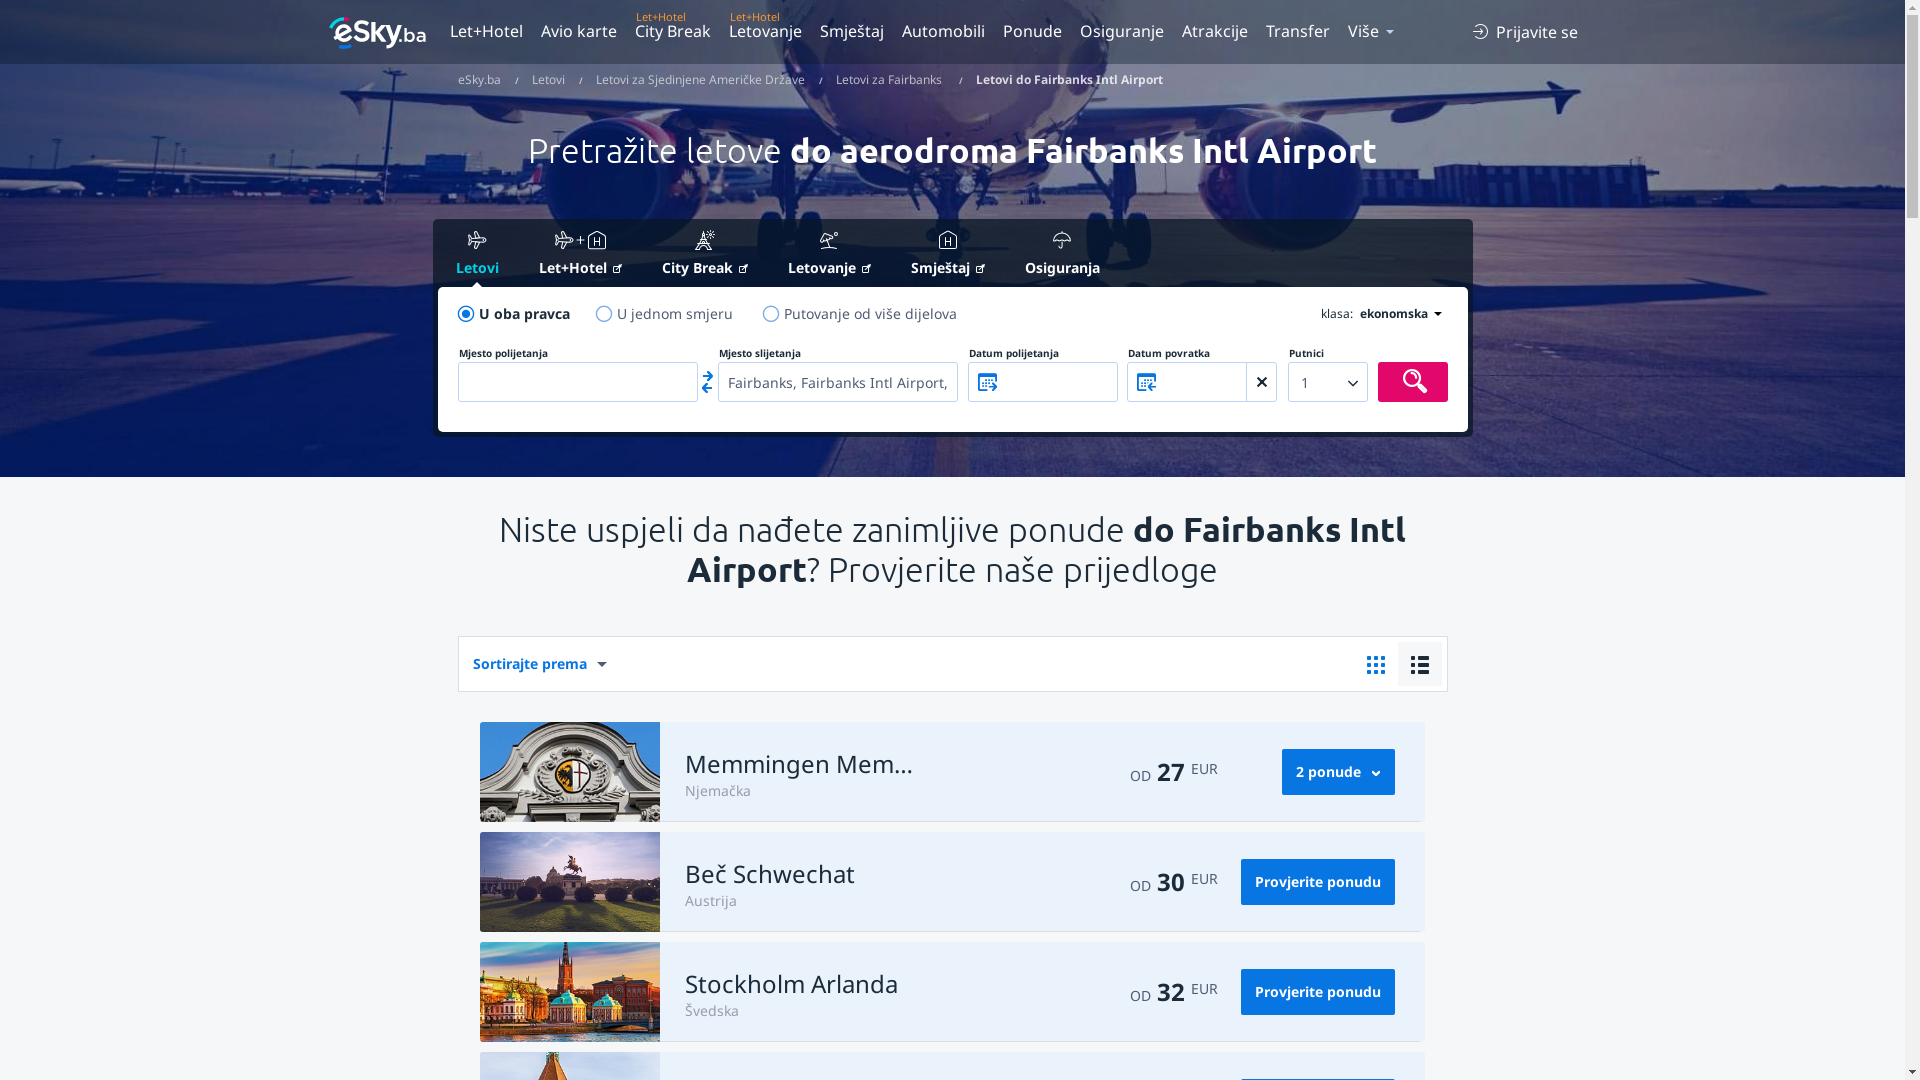  What do you see at coordinates (764, 30) in the screenshot?
I see `'Letovanje'` at bounding box center [764, 30].